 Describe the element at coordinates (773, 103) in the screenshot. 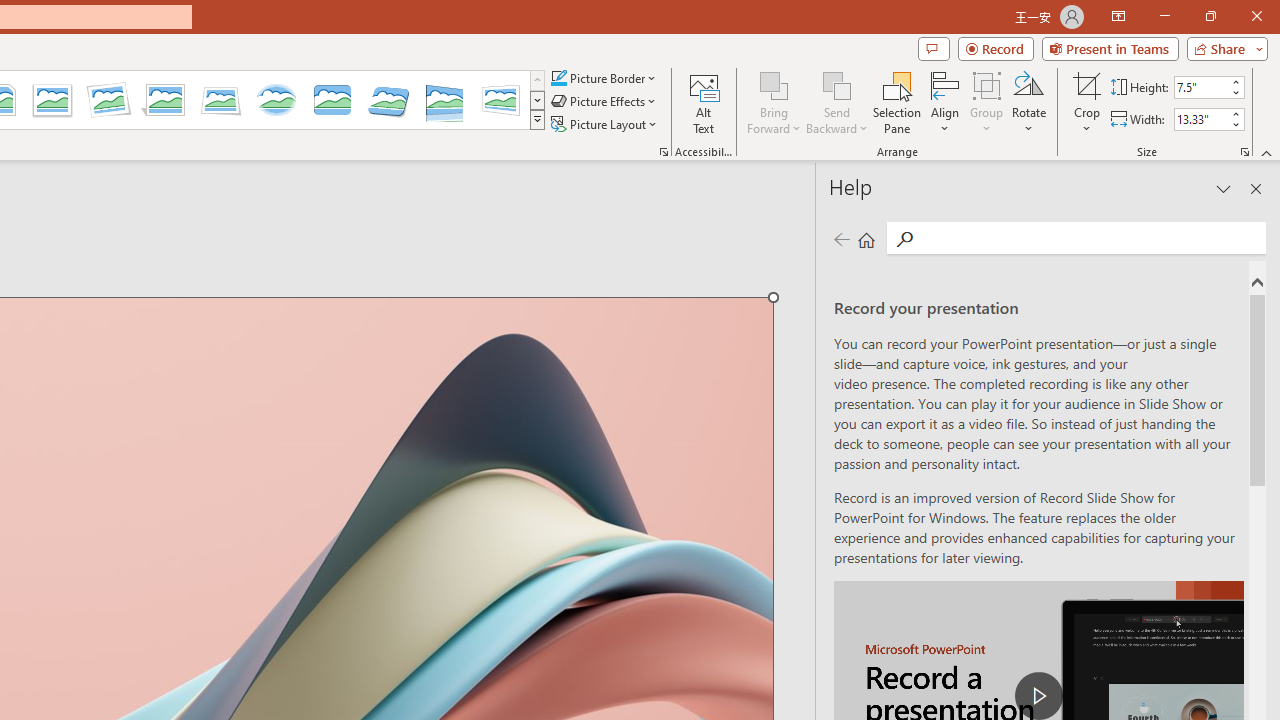

I see `'Bring Forward'` at that location.